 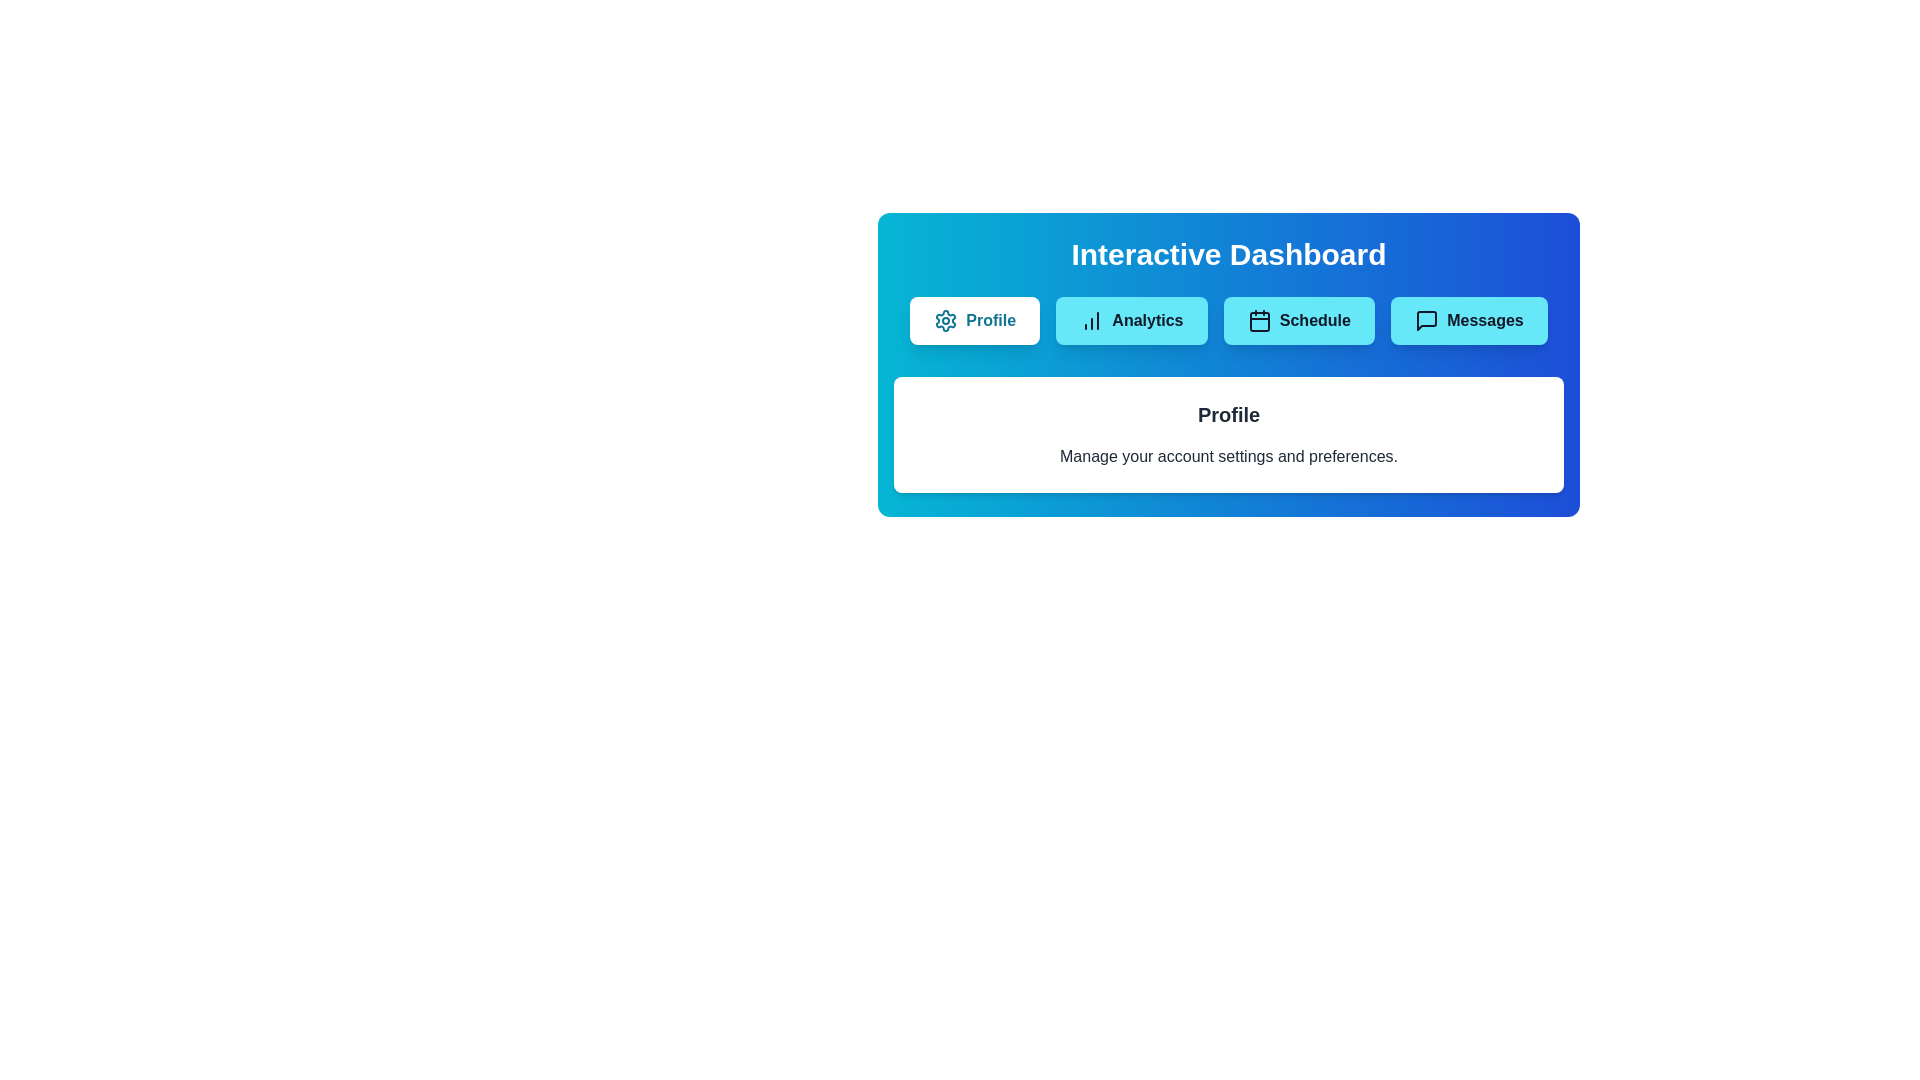 What do you see at coordinates (1468, 319) in the screenshot?
I see `the tab labeled Messages to view its content` at bounding box center [1468, 319].